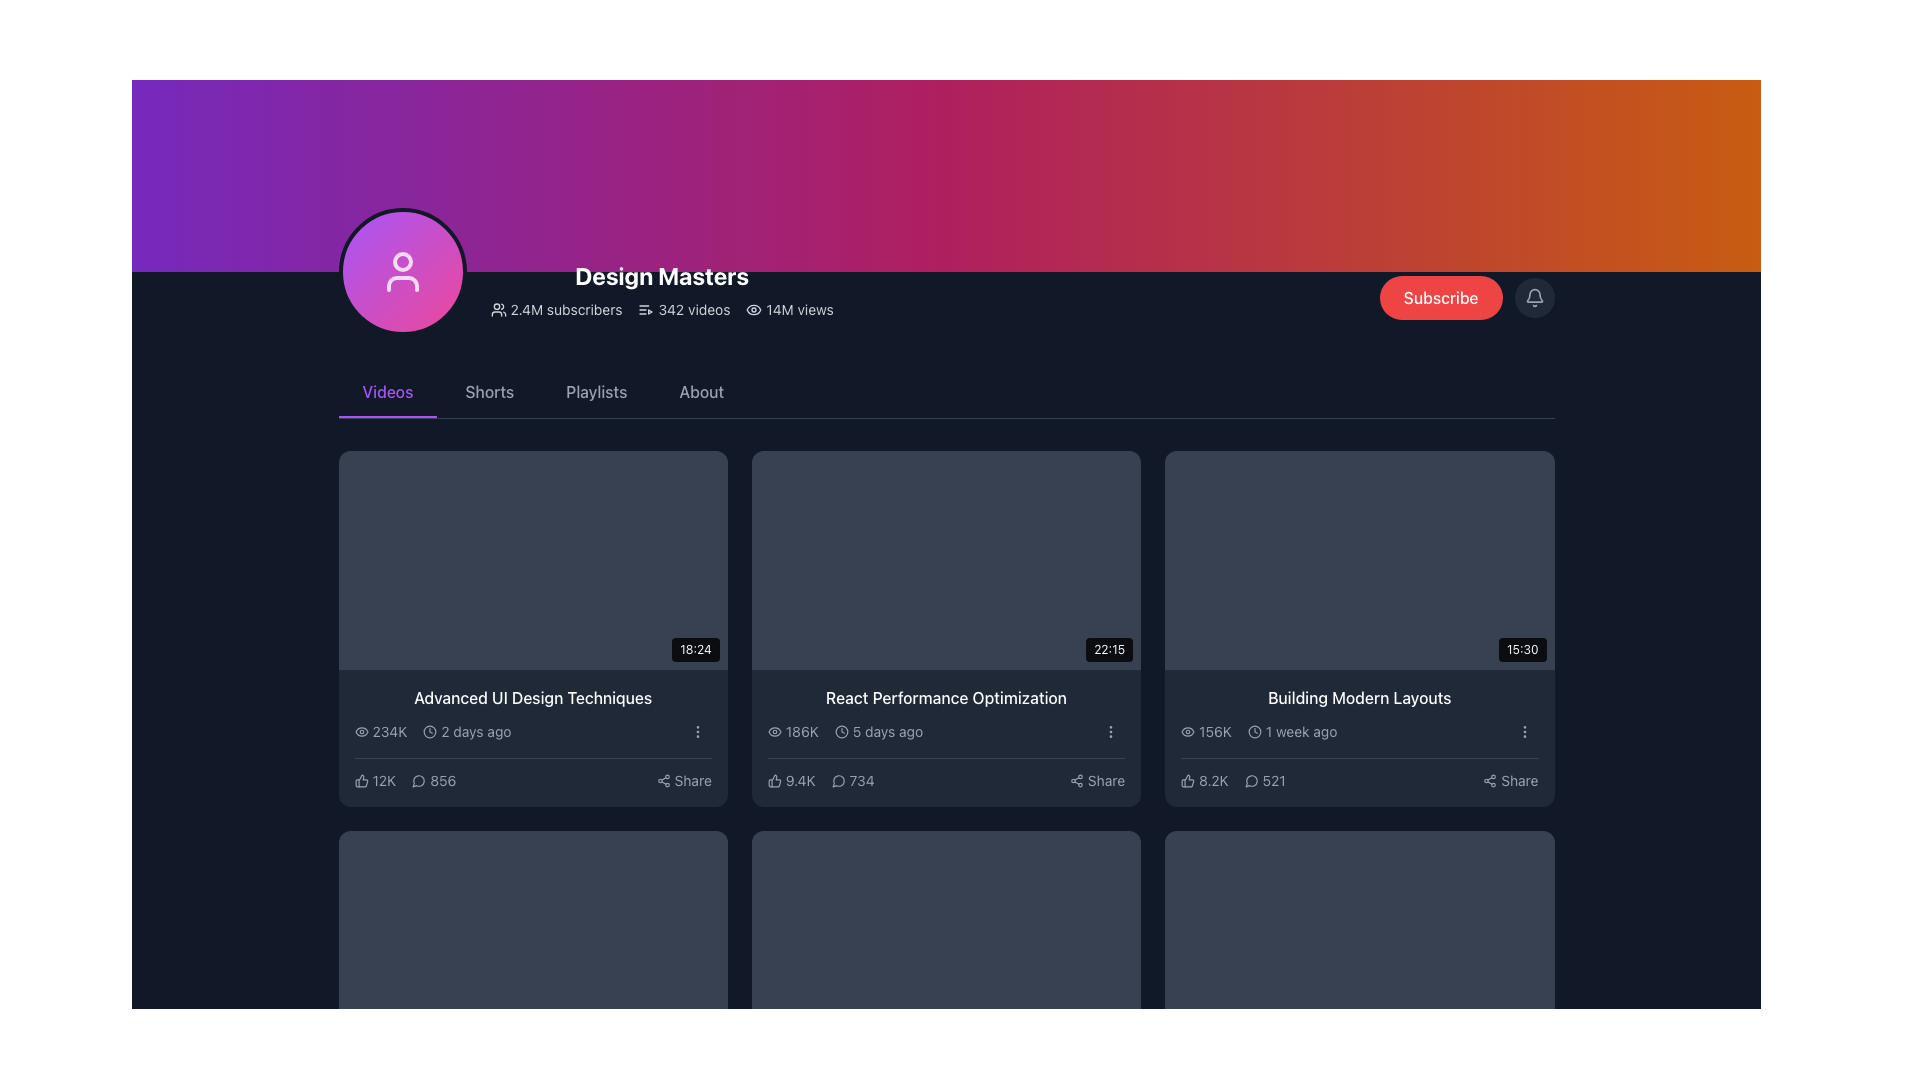 Image resolution: width=1920 pixels, height=1080 pixels. I want to click on the eye-shaped visibility icon located below the title 'React Performance Optimization' in the second video card, adjacent to the view count '186K', so click(773, 732).